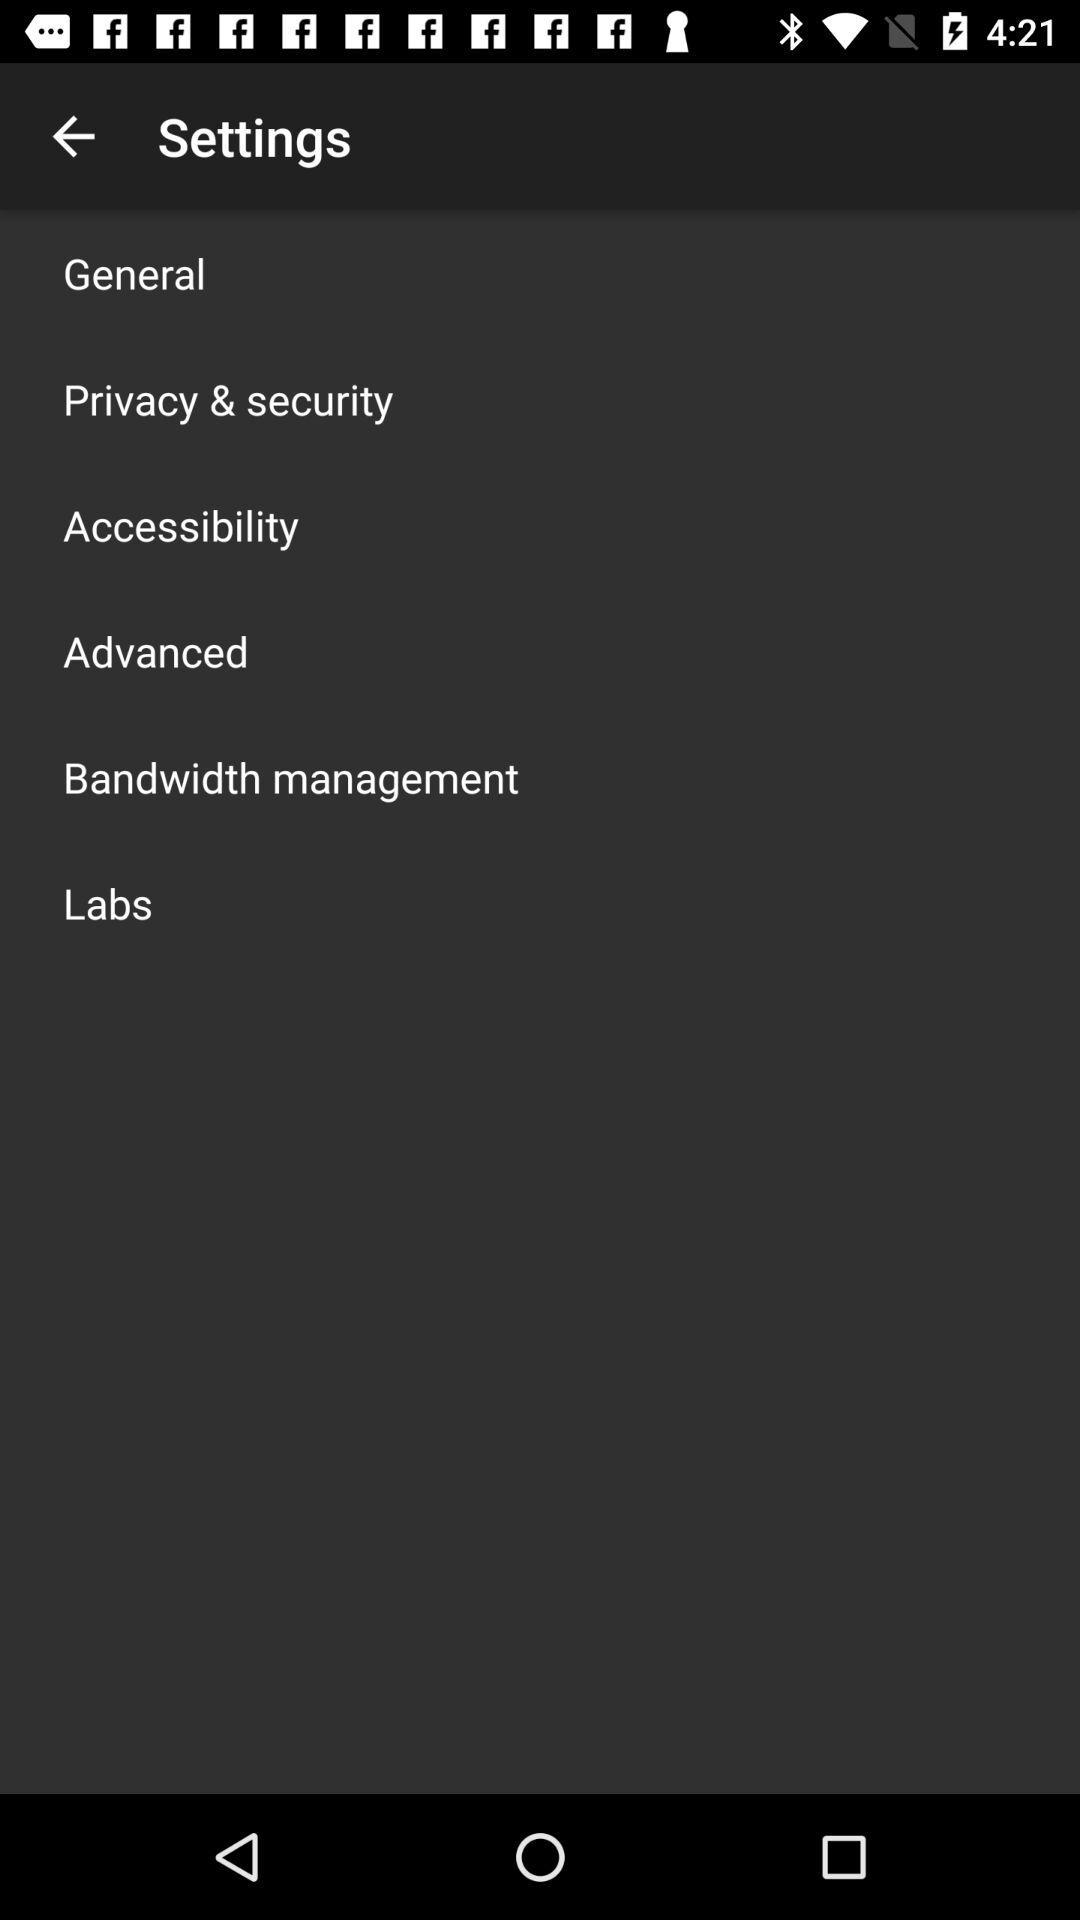 The image size is (1080, 1920). I want to click on app above general icon, so click(72, 135).